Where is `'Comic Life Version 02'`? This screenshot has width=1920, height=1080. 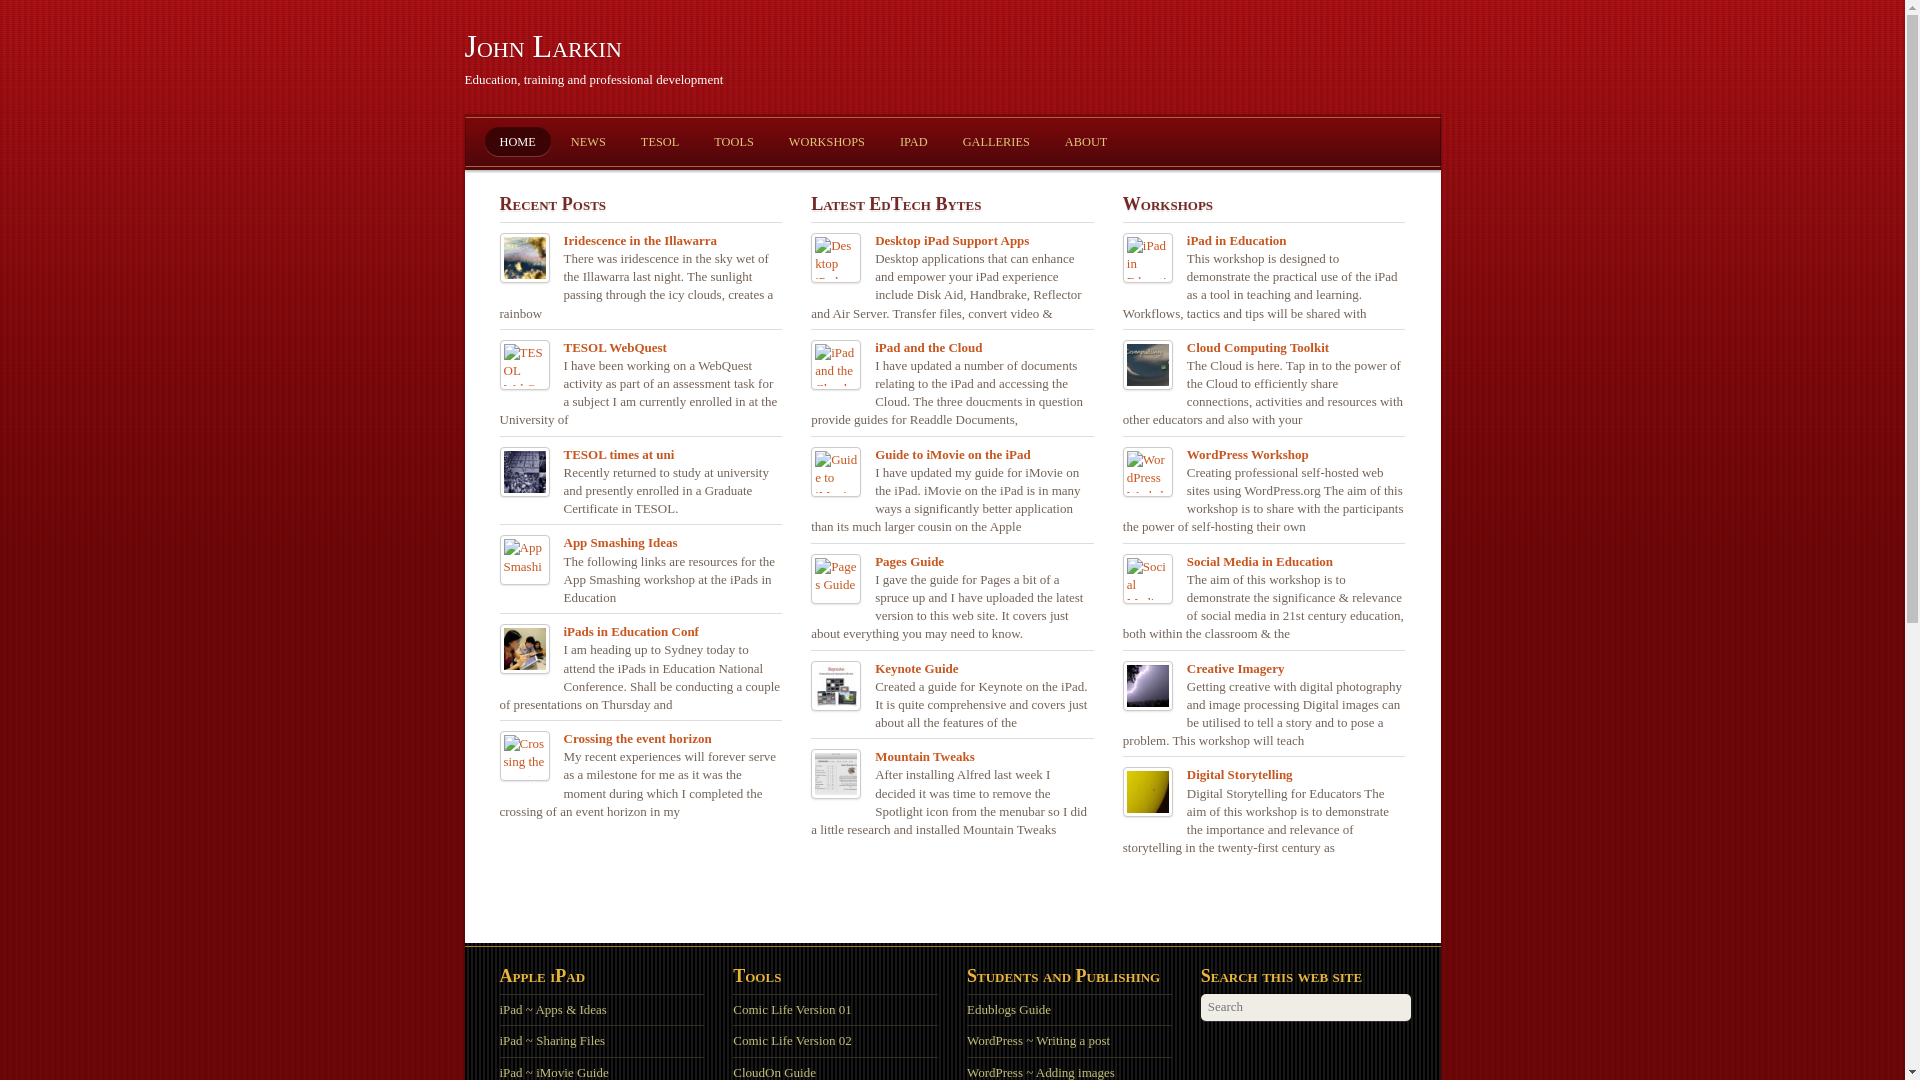
'Comic Life Version 02' is located at coordinates (791, 1039).